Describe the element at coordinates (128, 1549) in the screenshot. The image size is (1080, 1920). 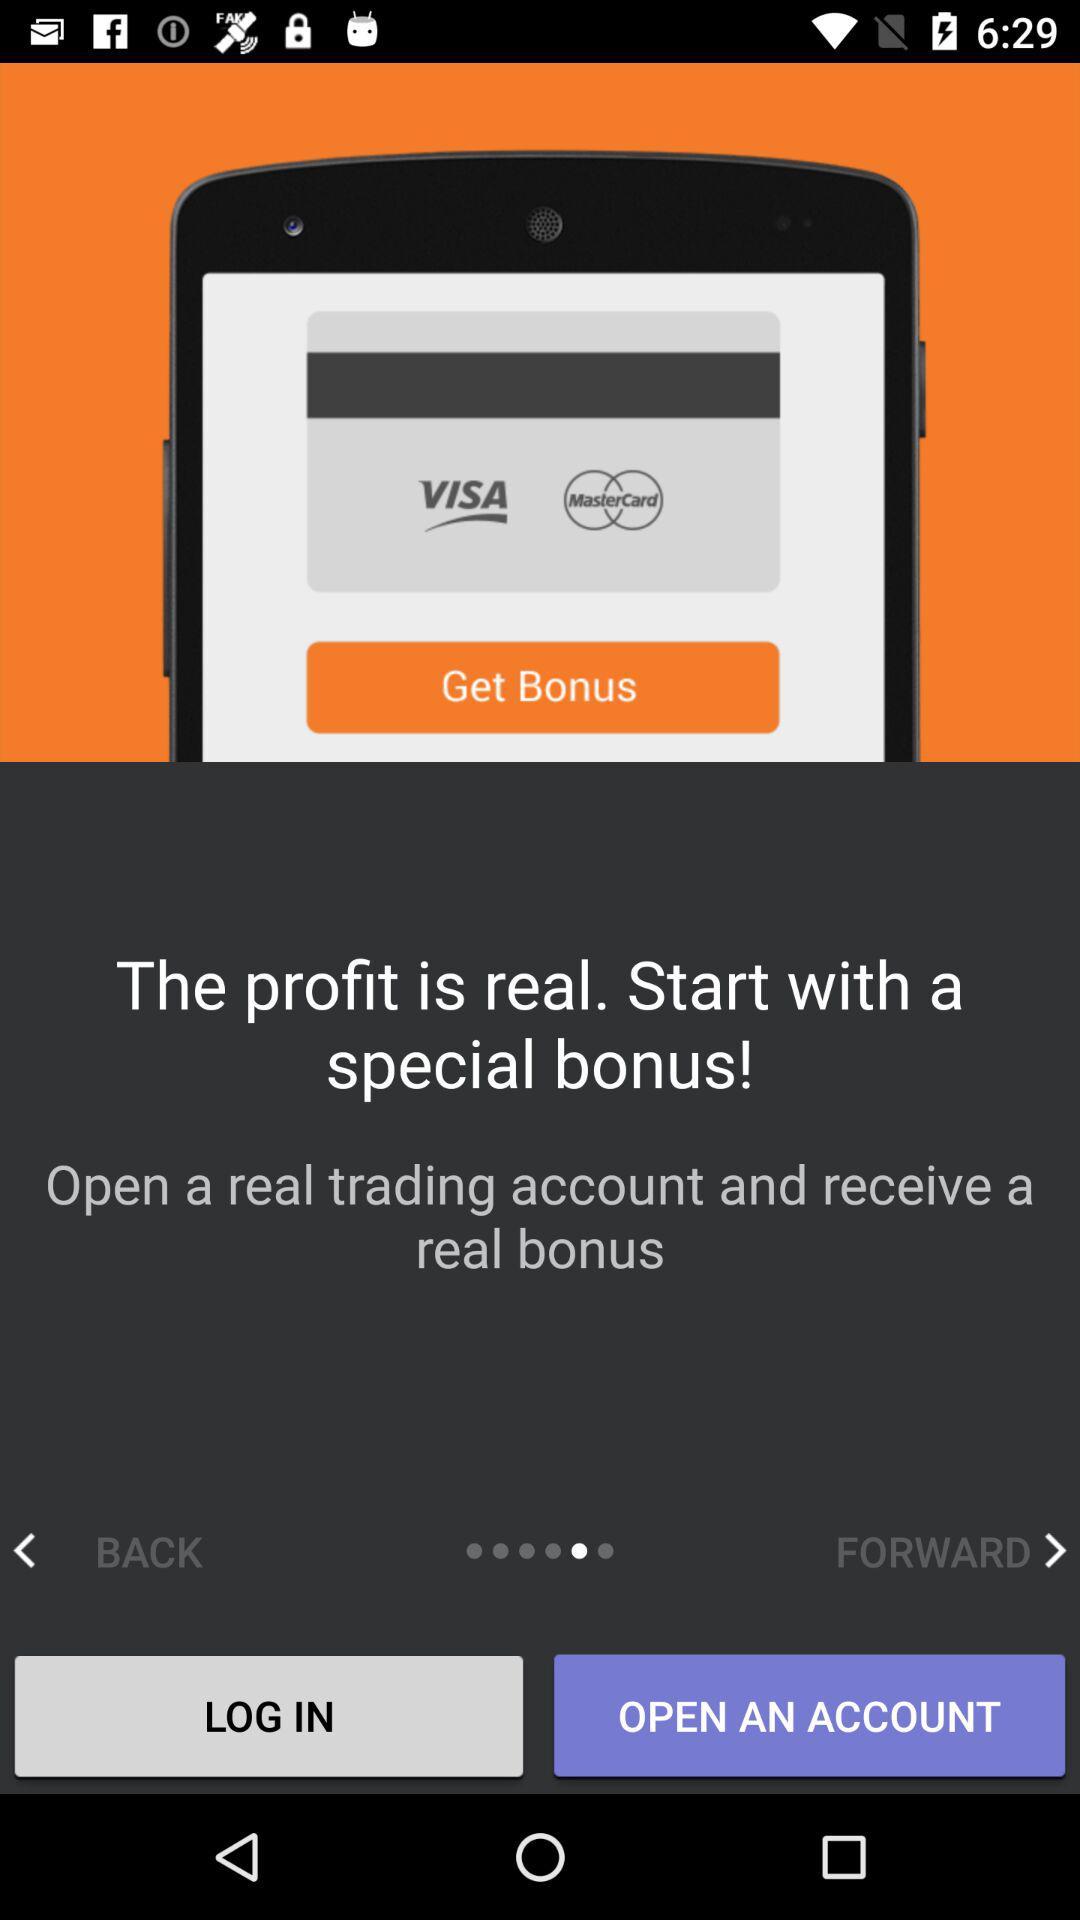
I see `the icon below the open a real icon` at that location.